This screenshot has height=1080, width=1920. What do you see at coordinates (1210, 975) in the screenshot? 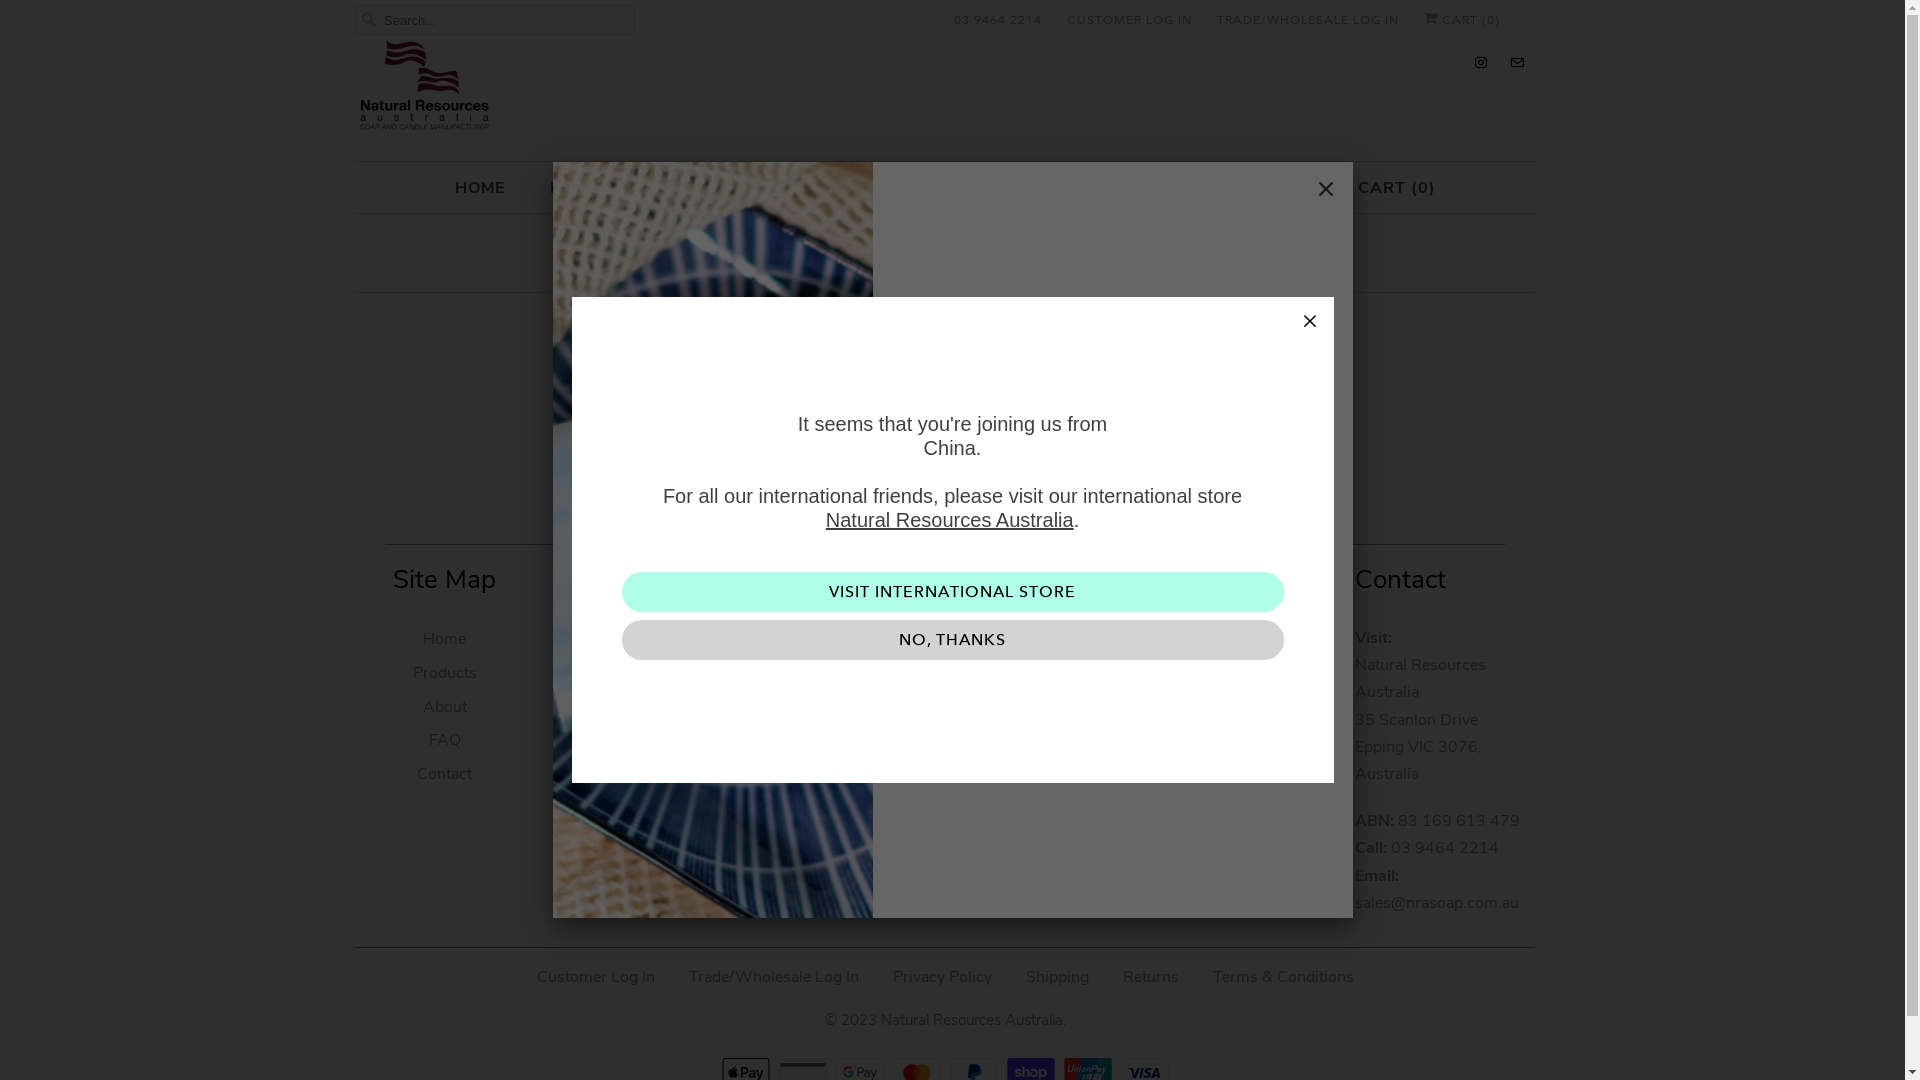
I see `'Terms & Conditions'` at bounding box center [1210, 975].